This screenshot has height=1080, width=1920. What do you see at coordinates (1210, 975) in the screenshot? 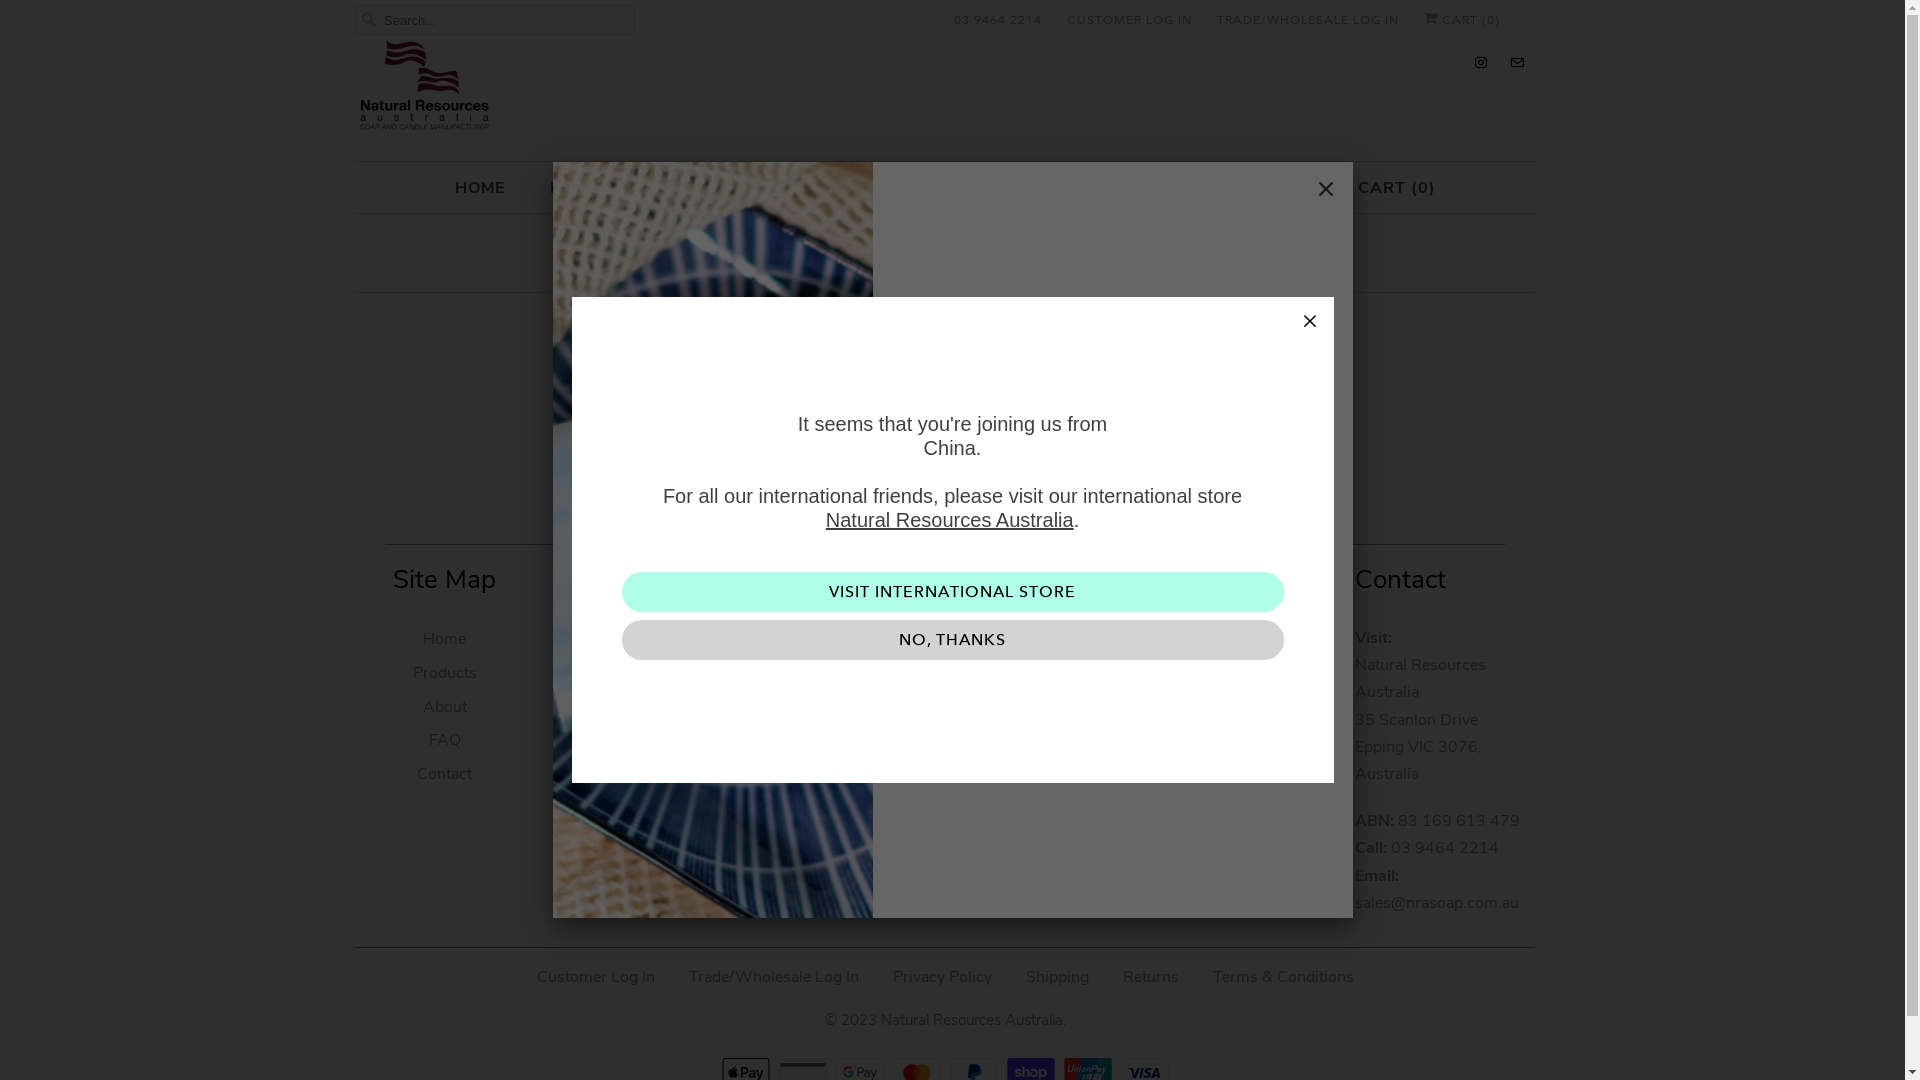
I see `'Terms & Conditions'` at bounding box center [1210, 975].